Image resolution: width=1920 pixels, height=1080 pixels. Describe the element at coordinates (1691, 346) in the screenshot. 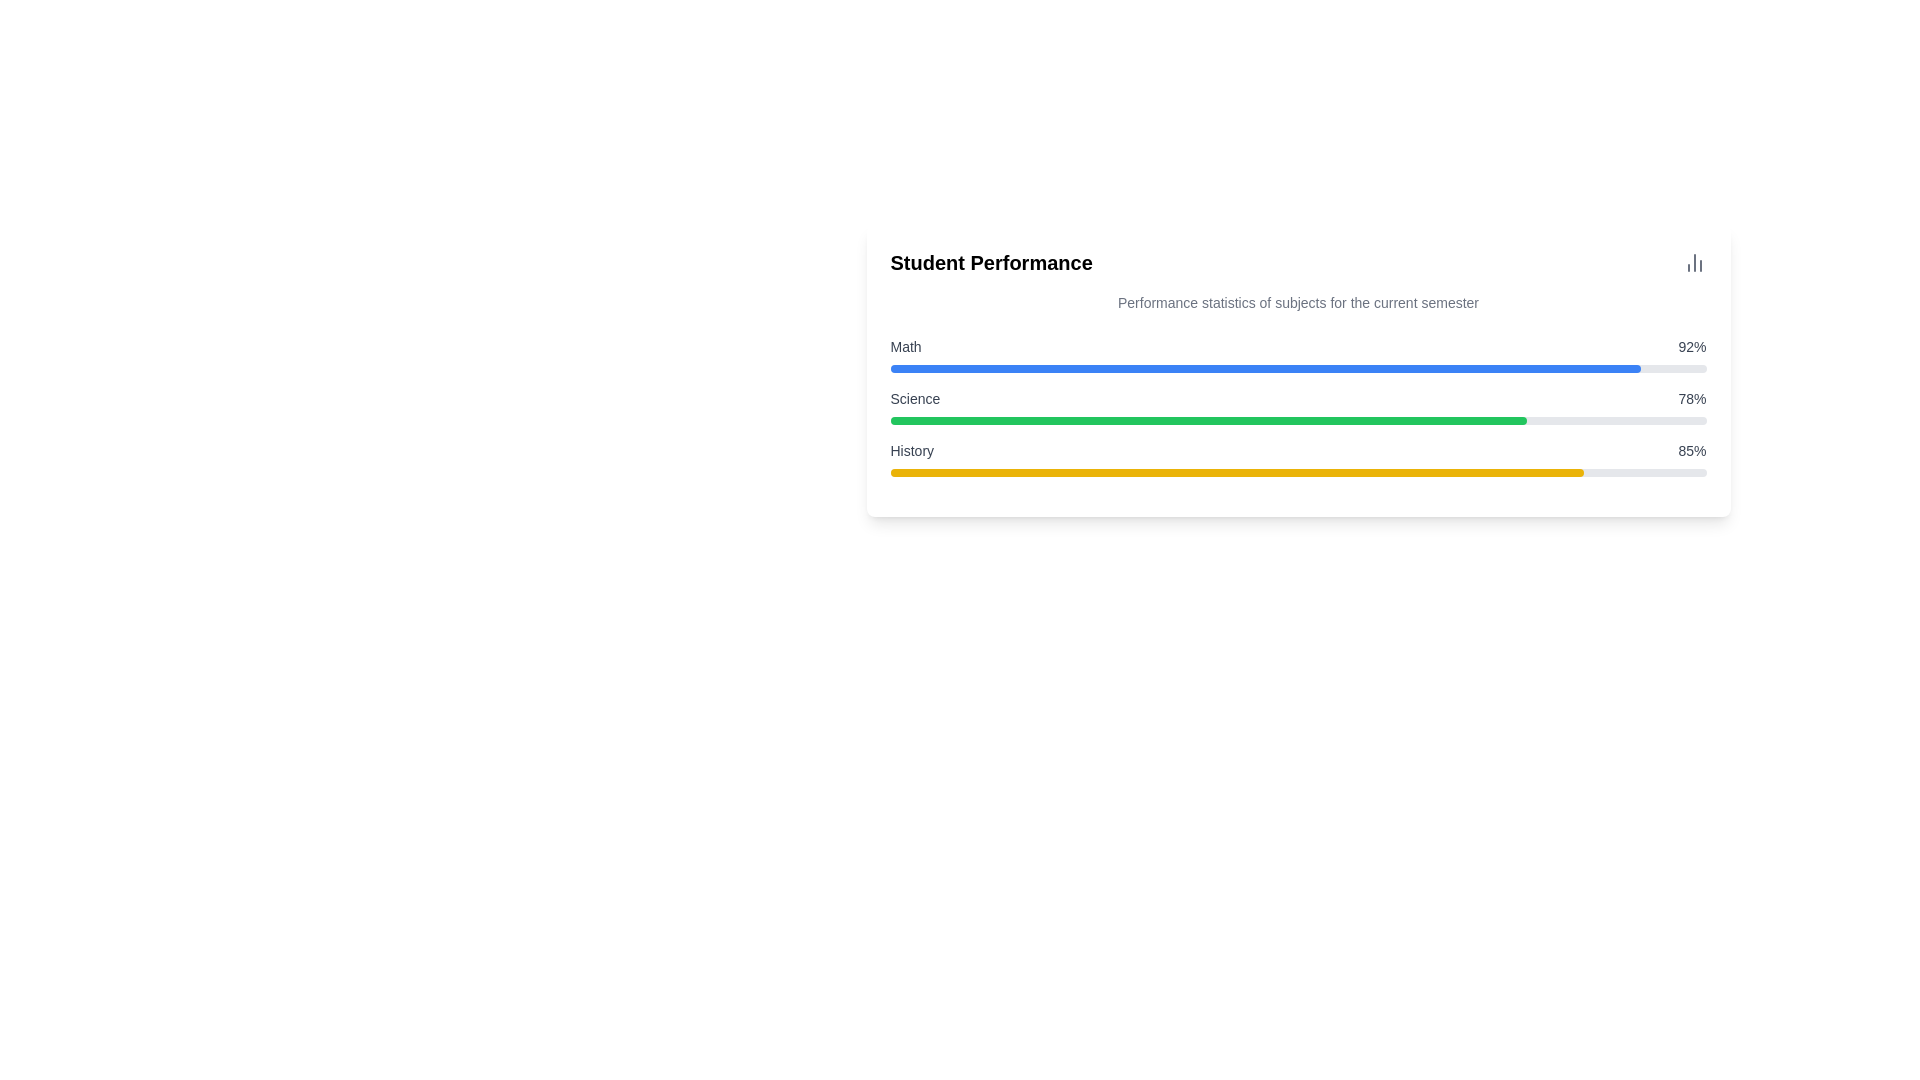

I see `the text element displaying '92%' which is styled in gray and located to the right of the 'Math' label` at that location.